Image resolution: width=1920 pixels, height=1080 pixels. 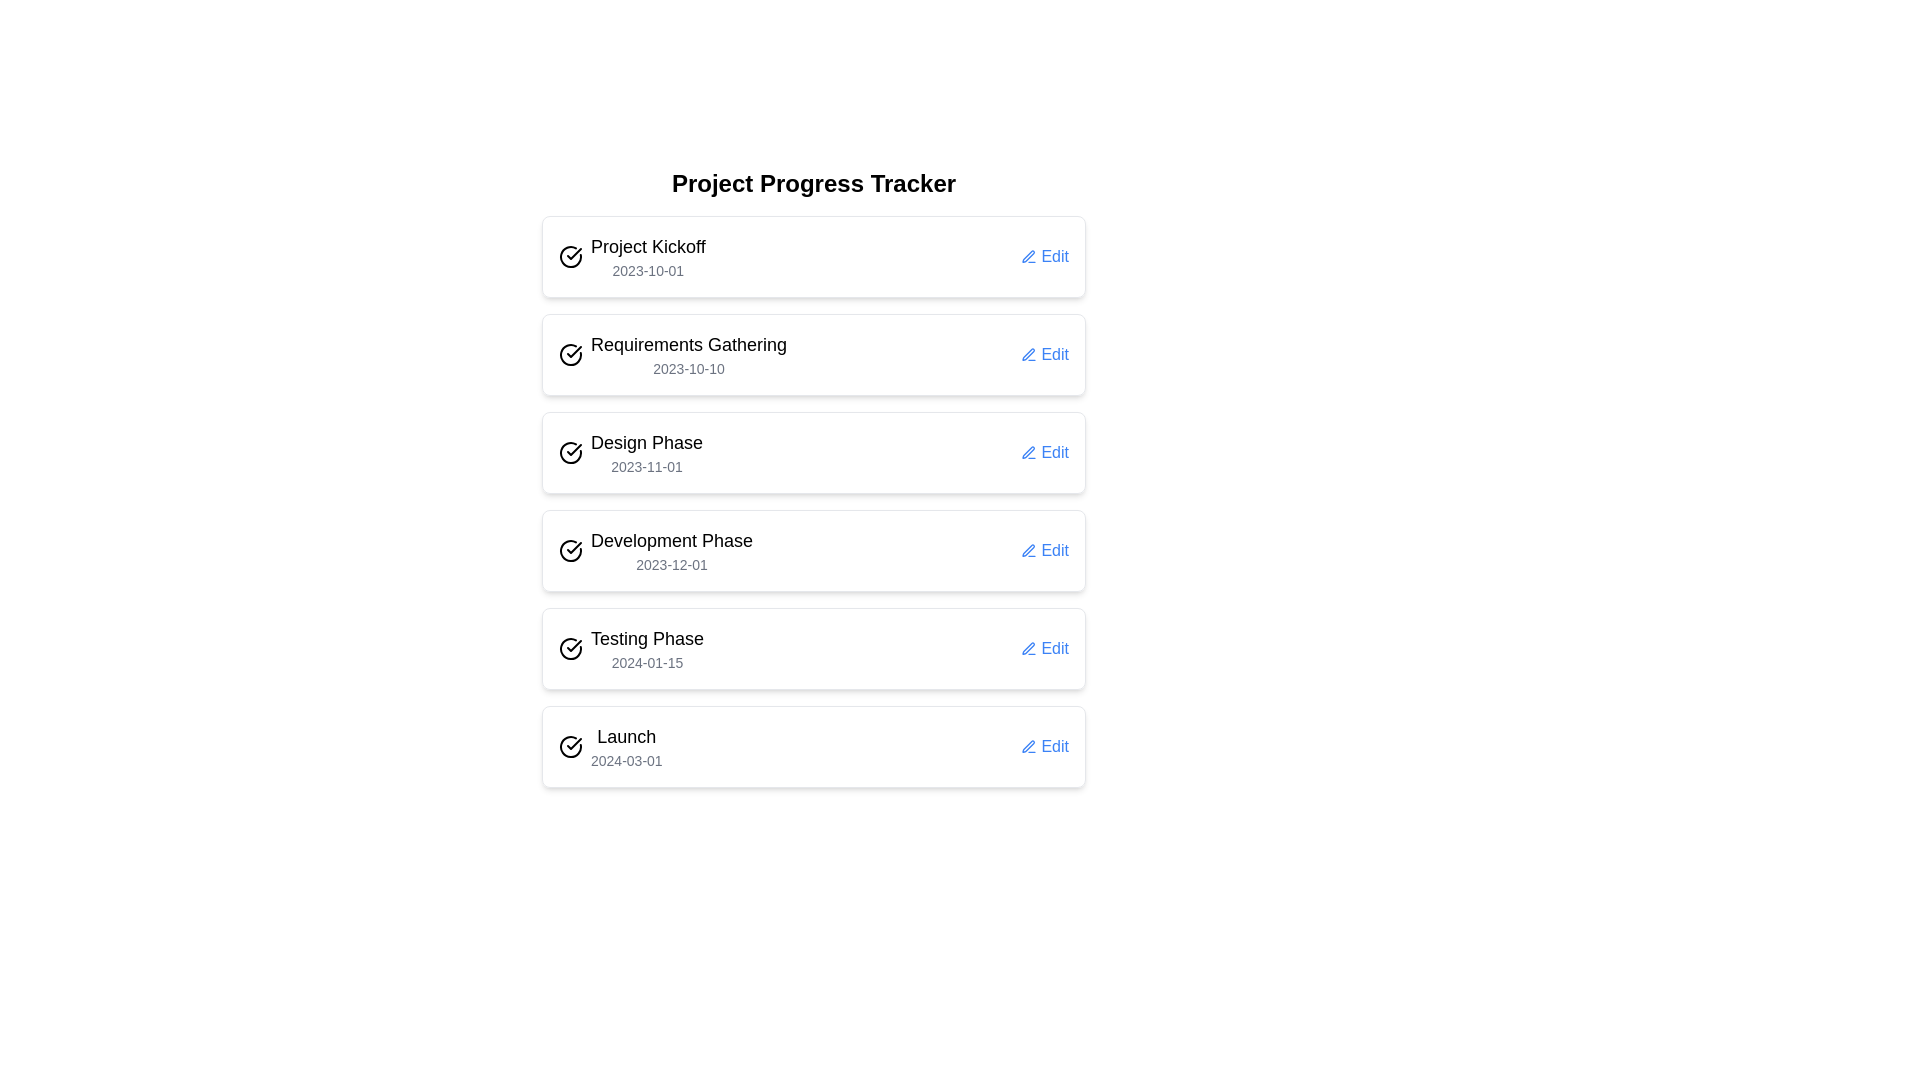 What do you see at coordinates (570, 256) in the screenshot?
I see `the completion status icon indicating the 'Project Kickoff' milestone, located to the left of the text 'Project Kickoff' and above '2023-10-01'` at bounding box center [570, 256].